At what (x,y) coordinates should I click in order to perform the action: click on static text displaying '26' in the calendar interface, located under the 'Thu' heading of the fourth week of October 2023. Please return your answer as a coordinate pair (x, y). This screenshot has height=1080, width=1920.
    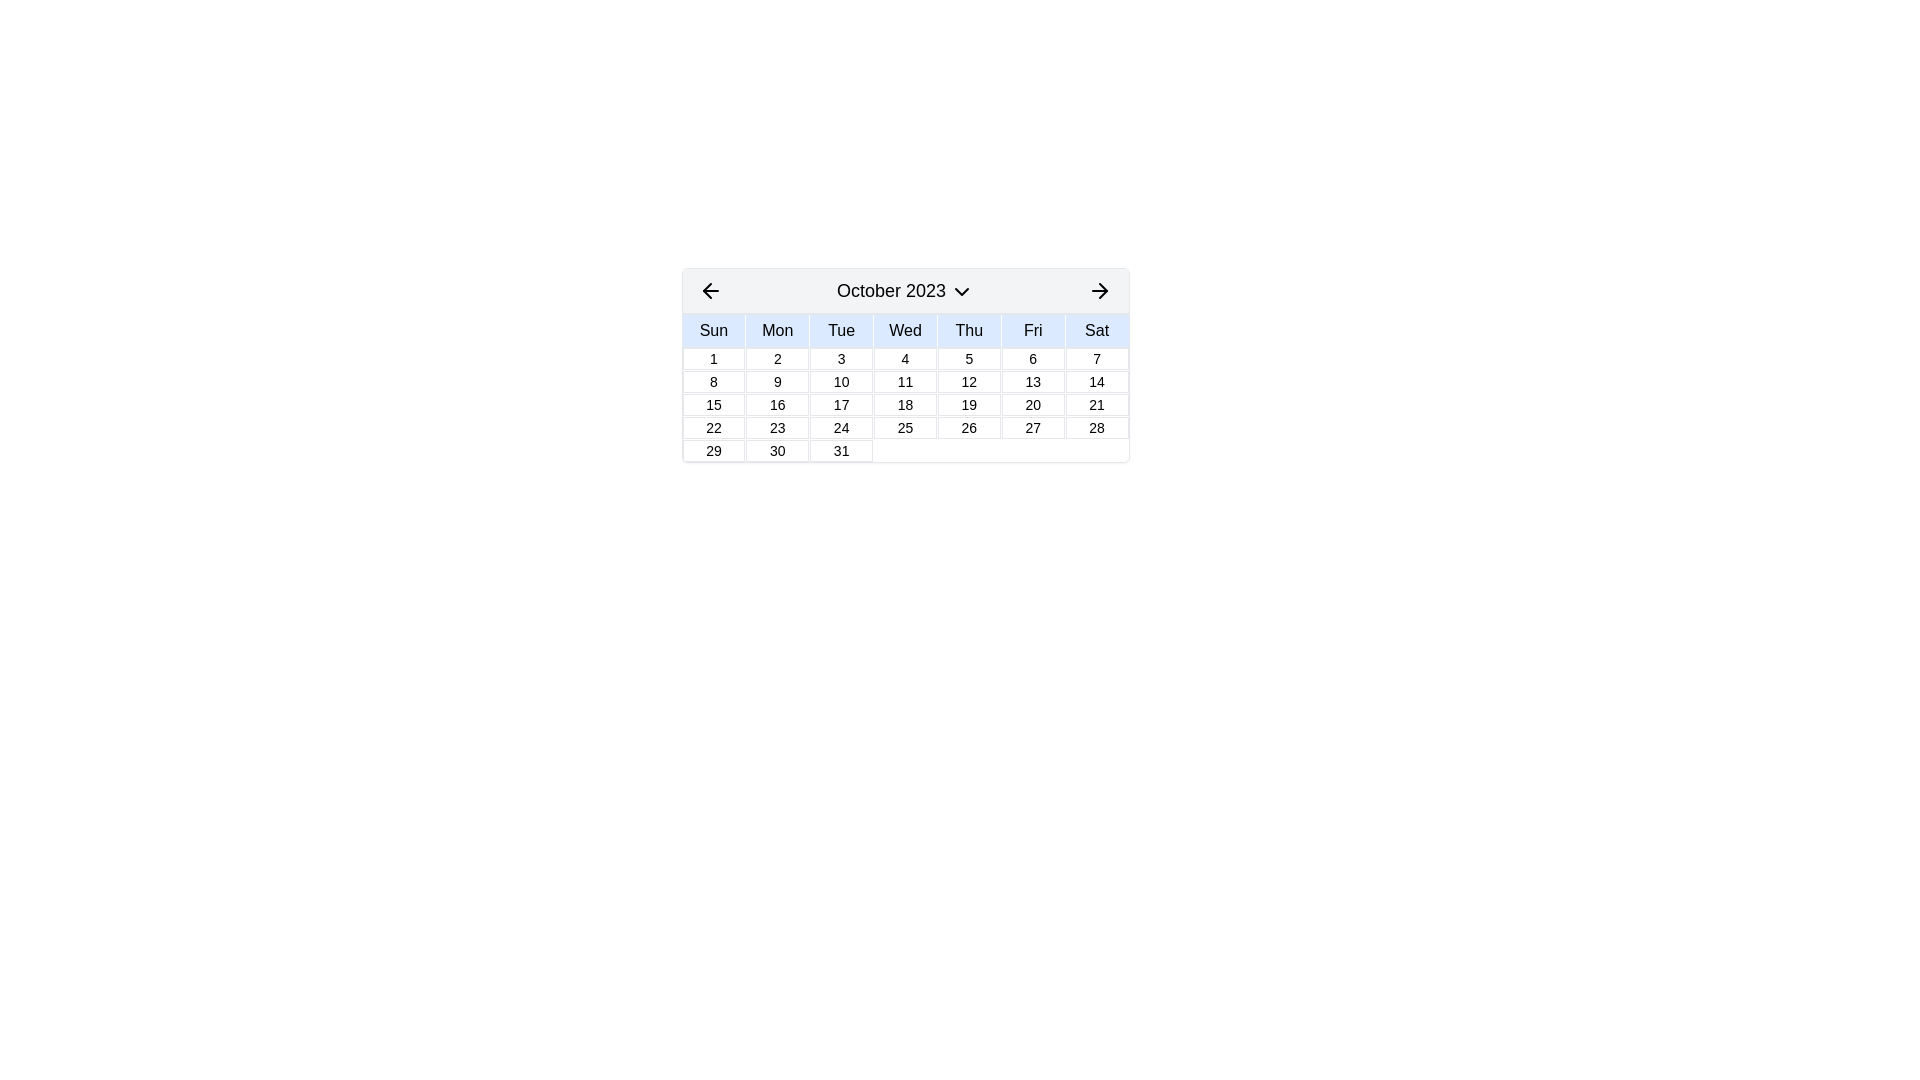
    Looking at the image, I should click on (969, 427).